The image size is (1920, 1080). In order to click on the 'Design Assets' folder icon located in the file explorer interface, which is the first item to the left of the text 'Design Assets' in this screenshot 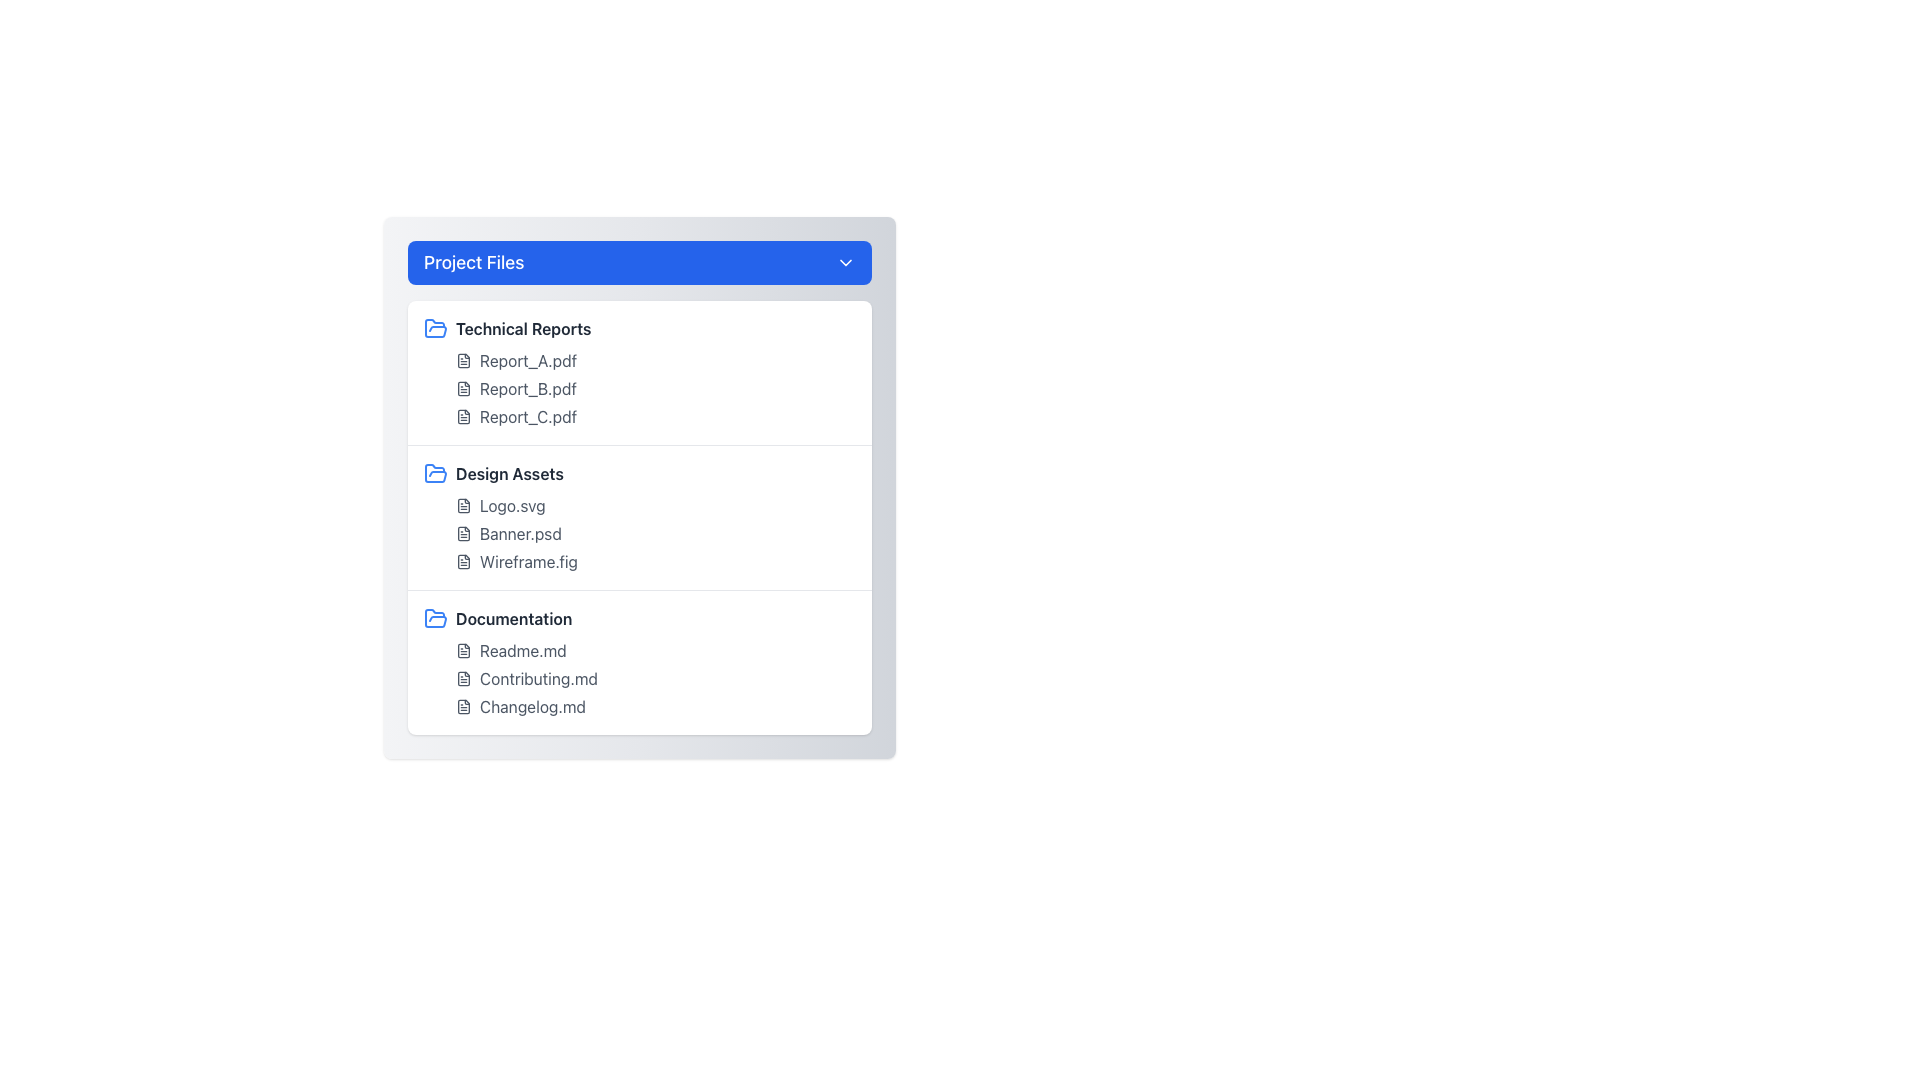, I will do `click(435, 473)`.